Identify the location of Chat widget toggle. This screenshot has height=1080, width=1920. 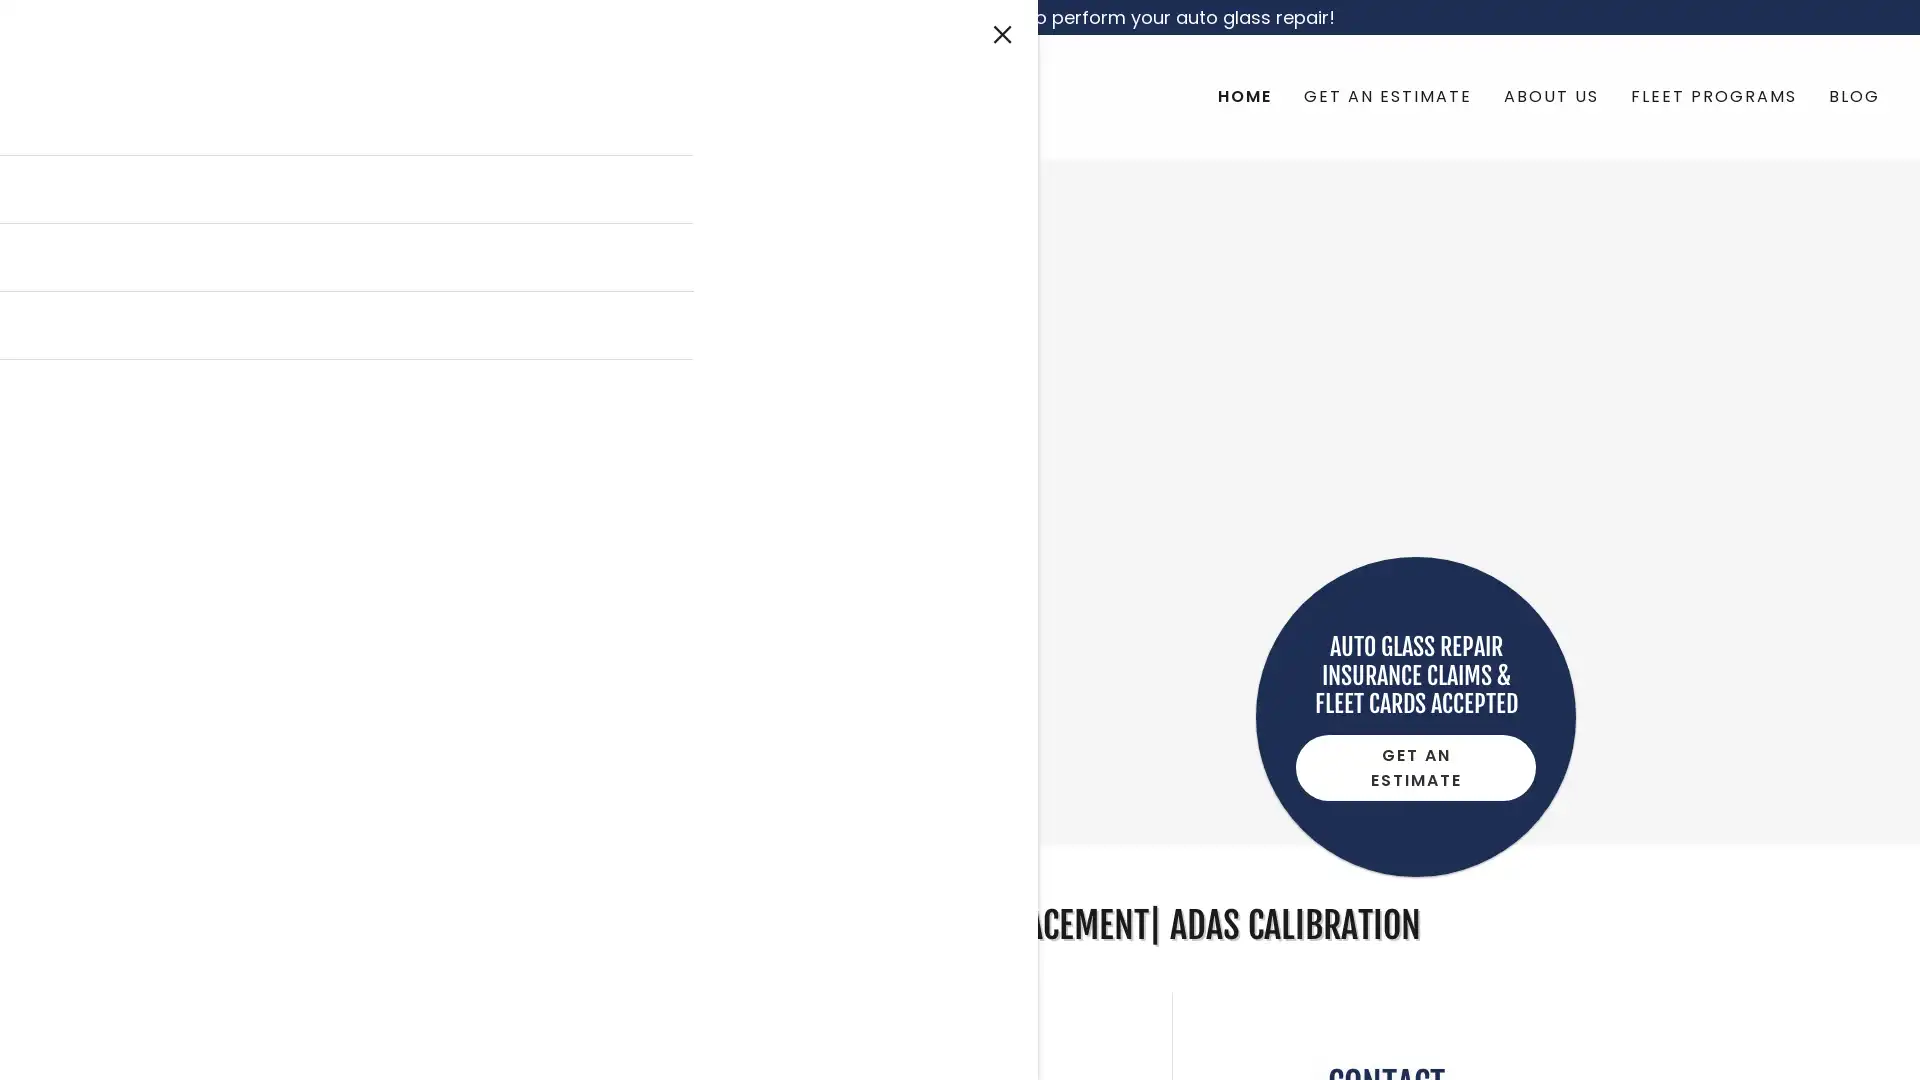
(1867, 1029).